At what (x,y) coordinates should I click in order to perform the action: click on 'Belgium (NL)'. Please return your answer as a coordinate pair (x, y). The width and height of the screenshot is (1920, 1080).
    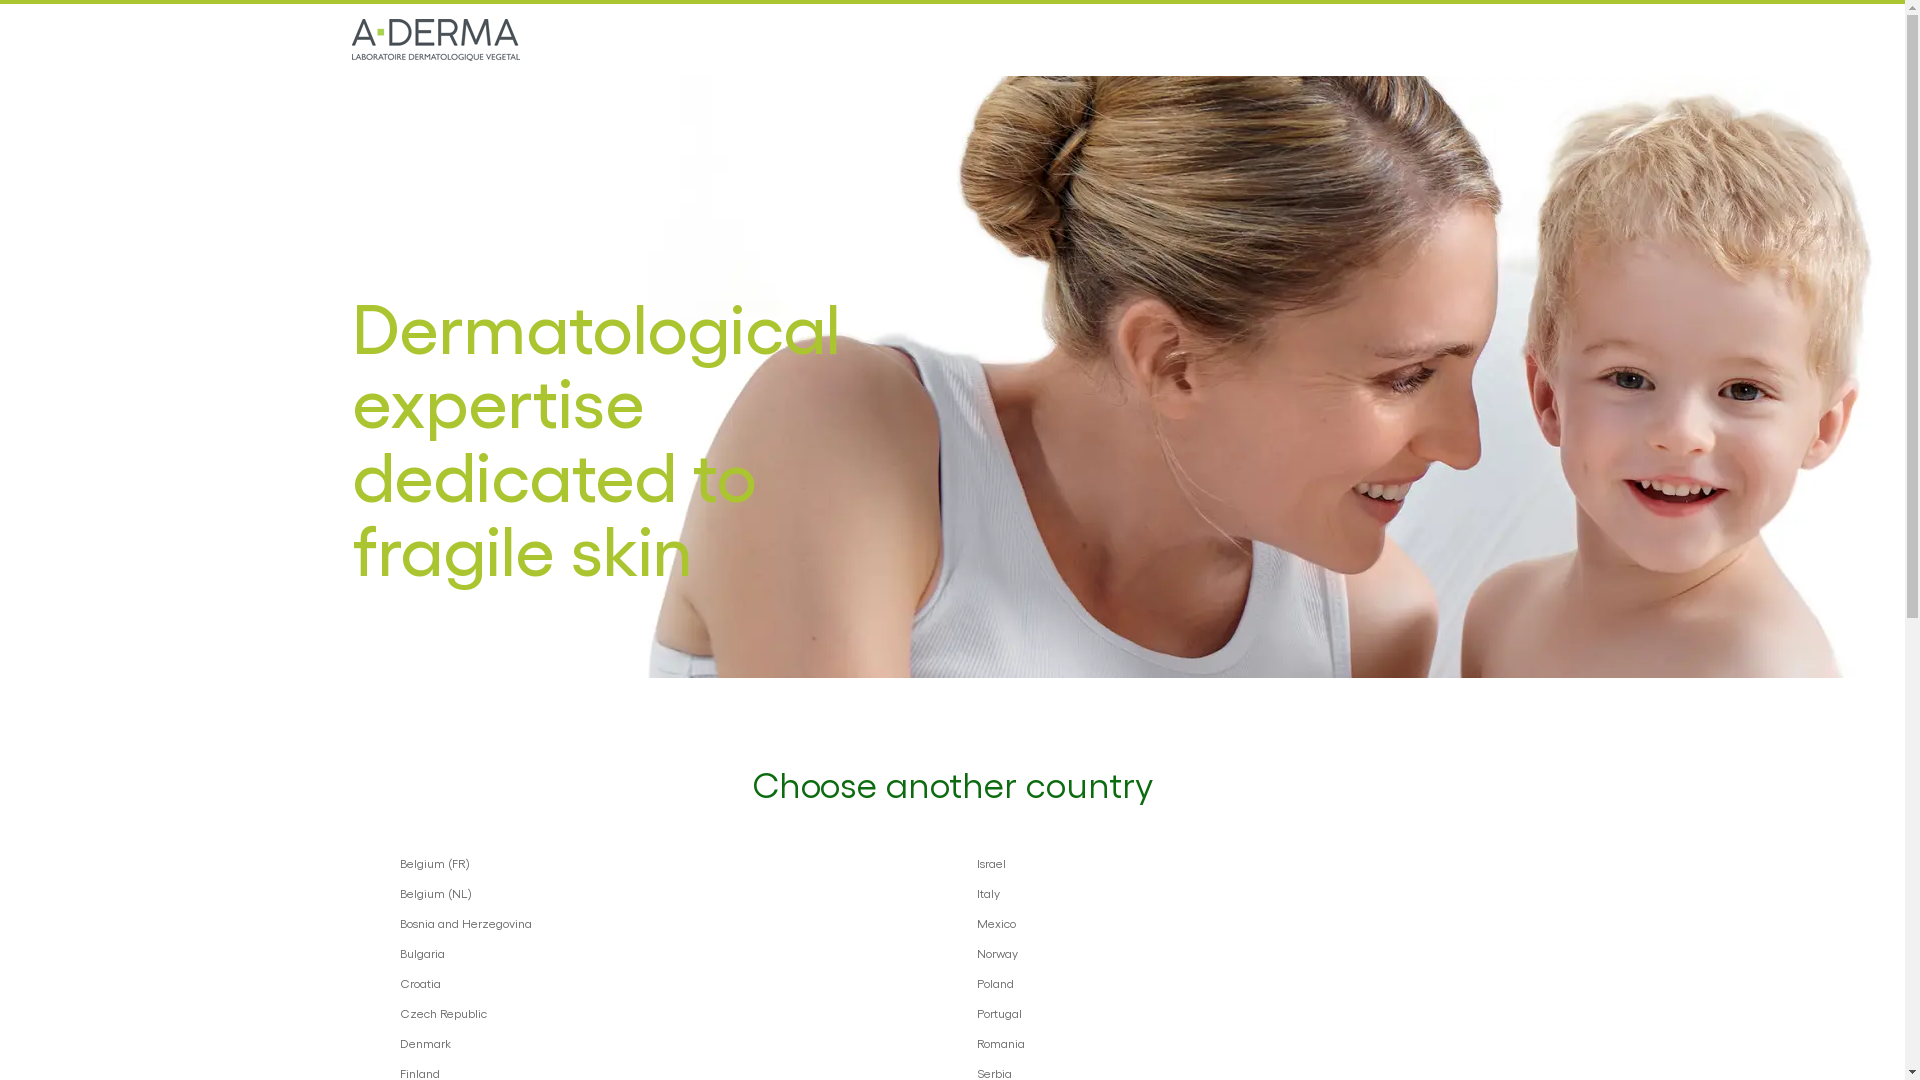
    Looking at the image, I should click on (399, 892).